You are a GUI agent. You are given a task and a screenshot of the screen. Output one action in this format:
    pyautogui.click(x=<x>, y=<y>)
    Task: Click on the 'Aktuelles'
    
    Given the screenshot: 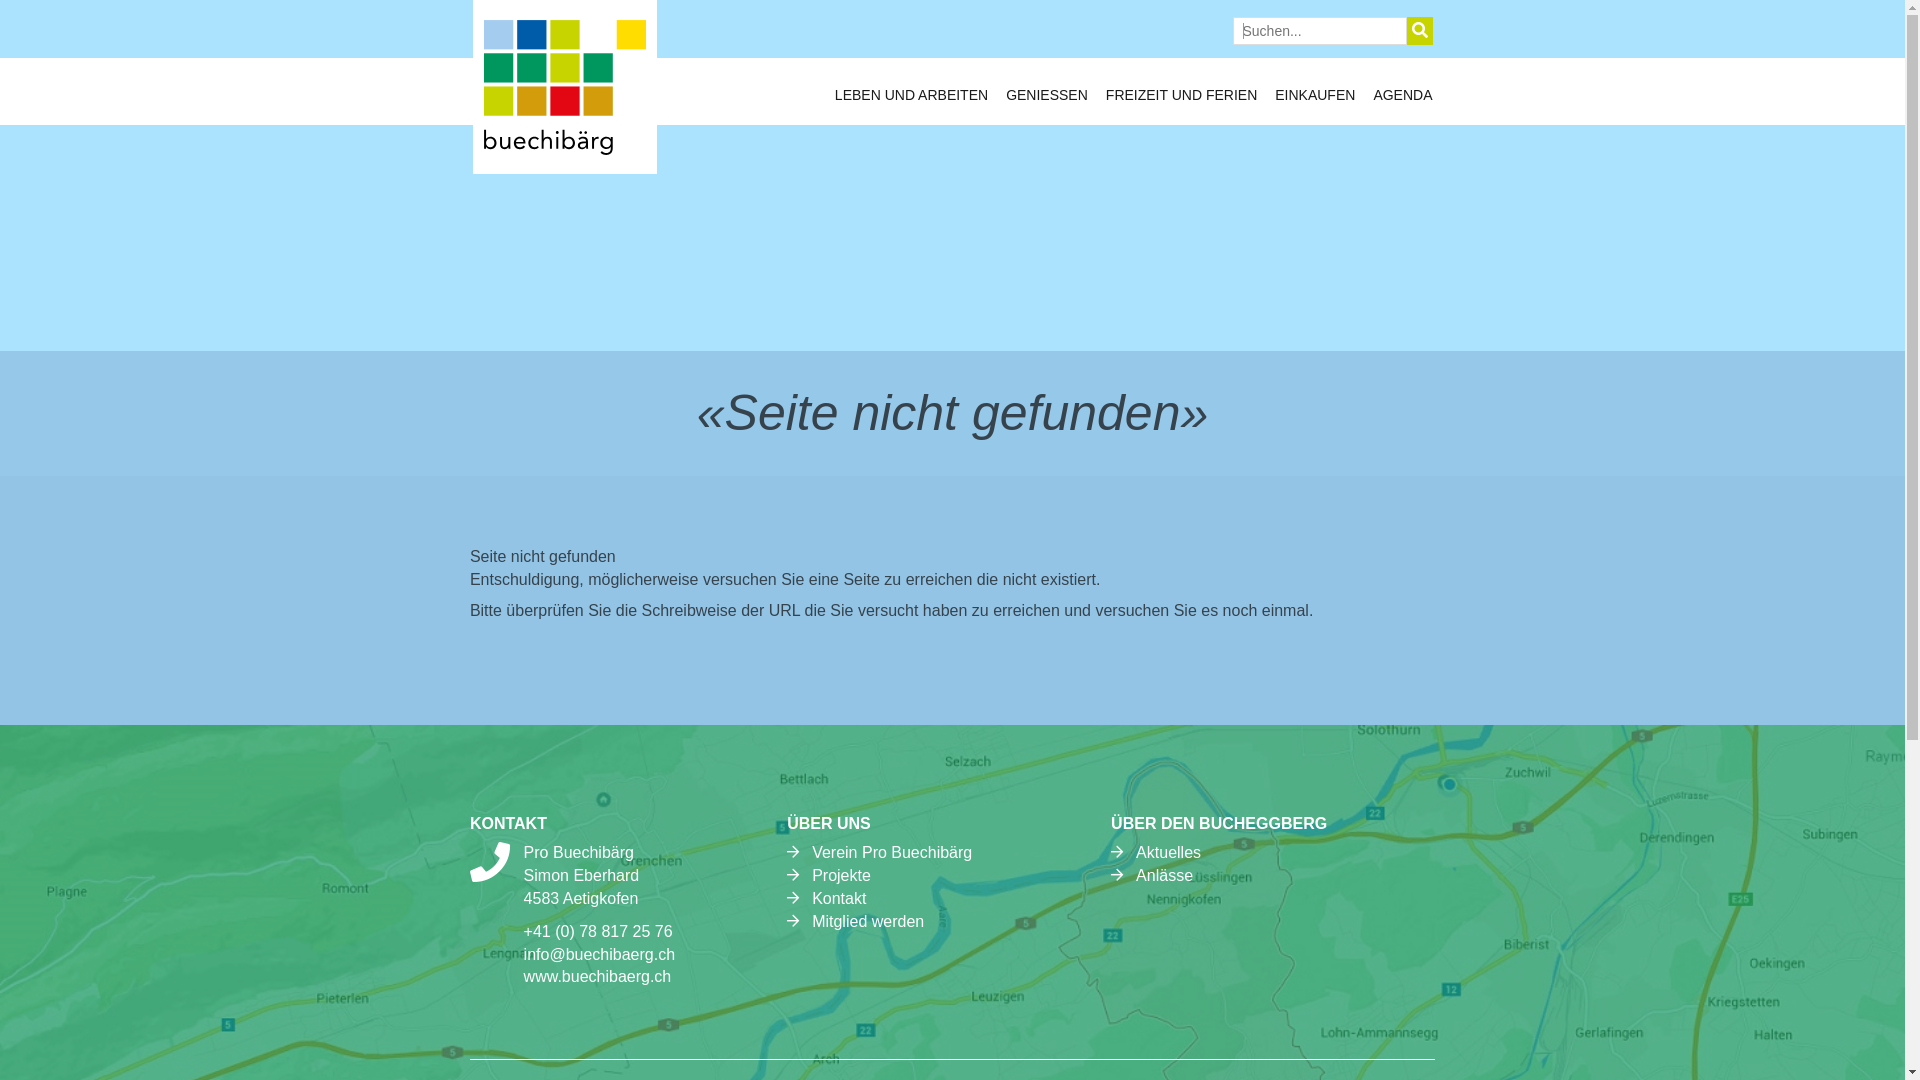 What is the action you would take?
    pyautogui.click(x=1136, y=852)
    